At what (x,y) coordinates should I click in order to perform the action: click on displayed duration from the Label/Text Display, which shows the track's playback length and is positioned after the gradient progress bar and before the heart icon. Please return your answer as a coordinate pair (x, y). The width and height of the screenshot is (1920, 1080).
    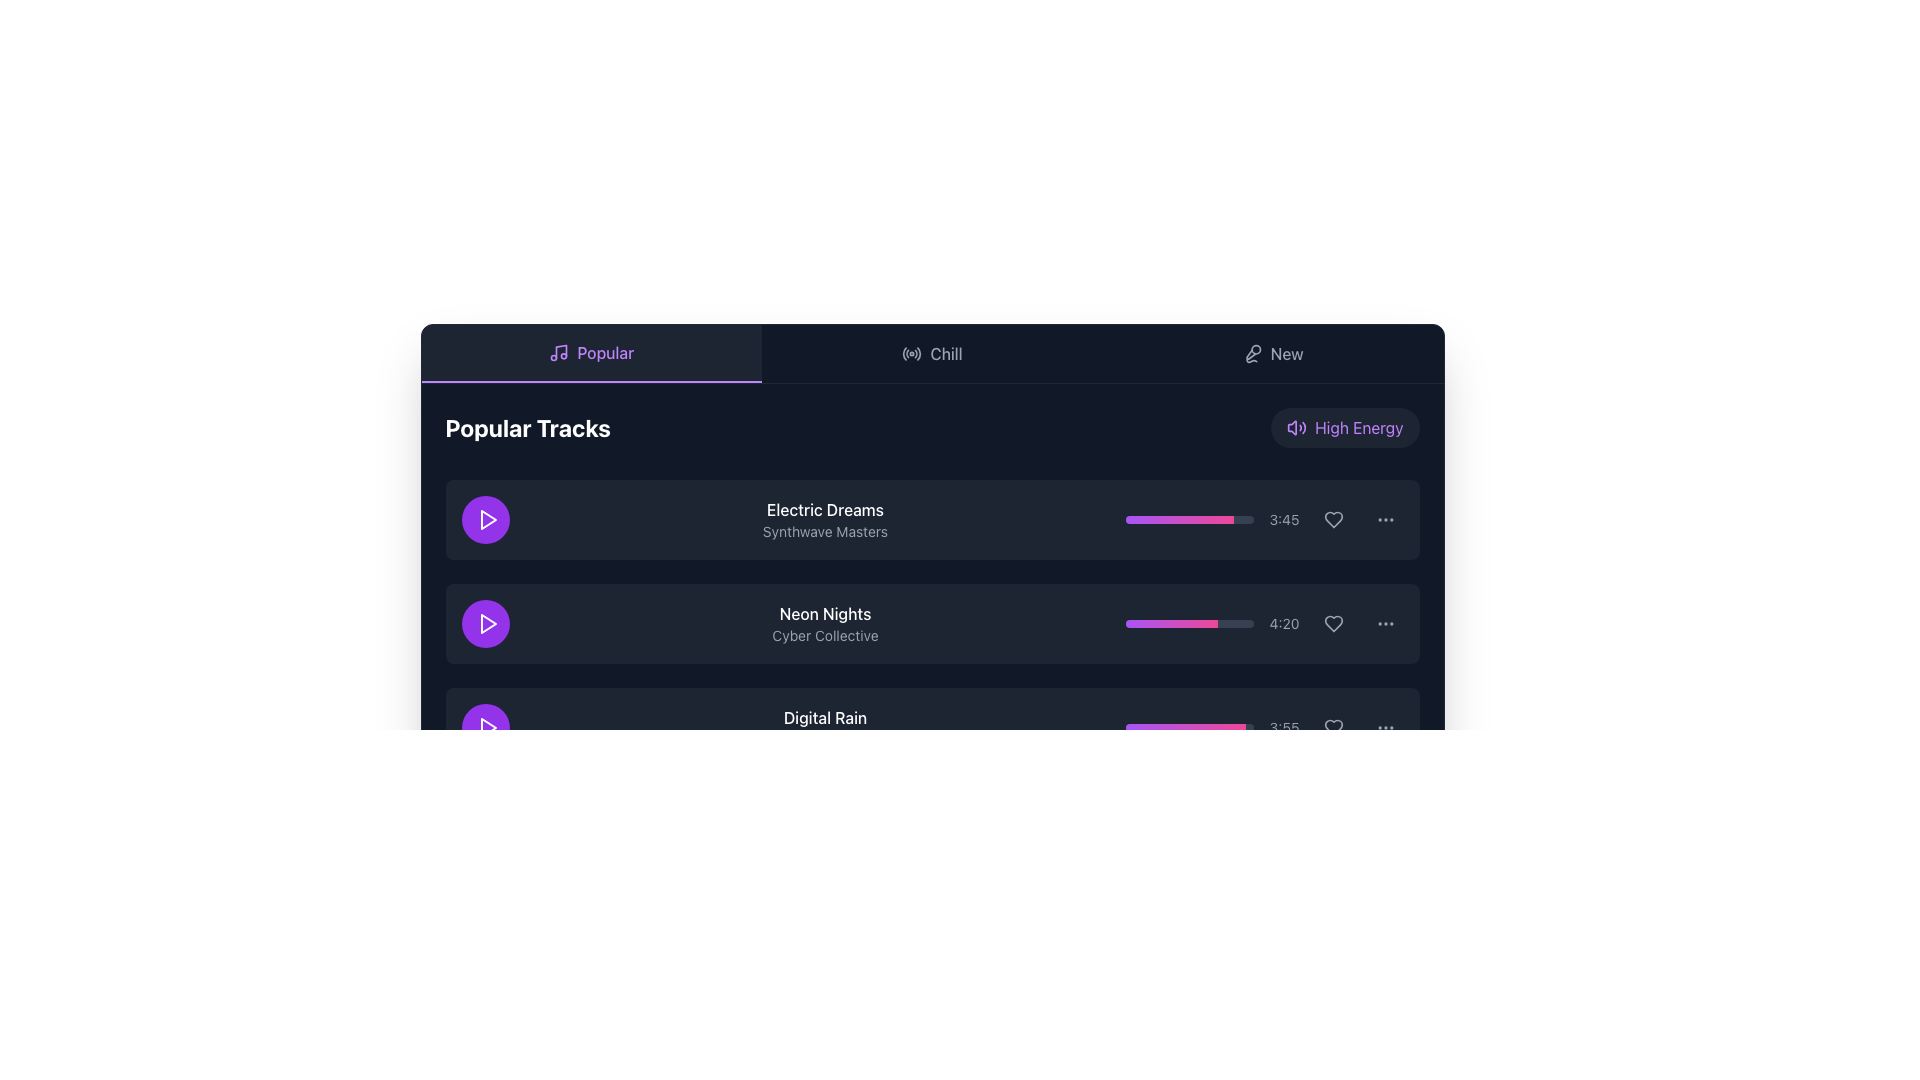
    Looking at the image, I should click on (1263, 519).